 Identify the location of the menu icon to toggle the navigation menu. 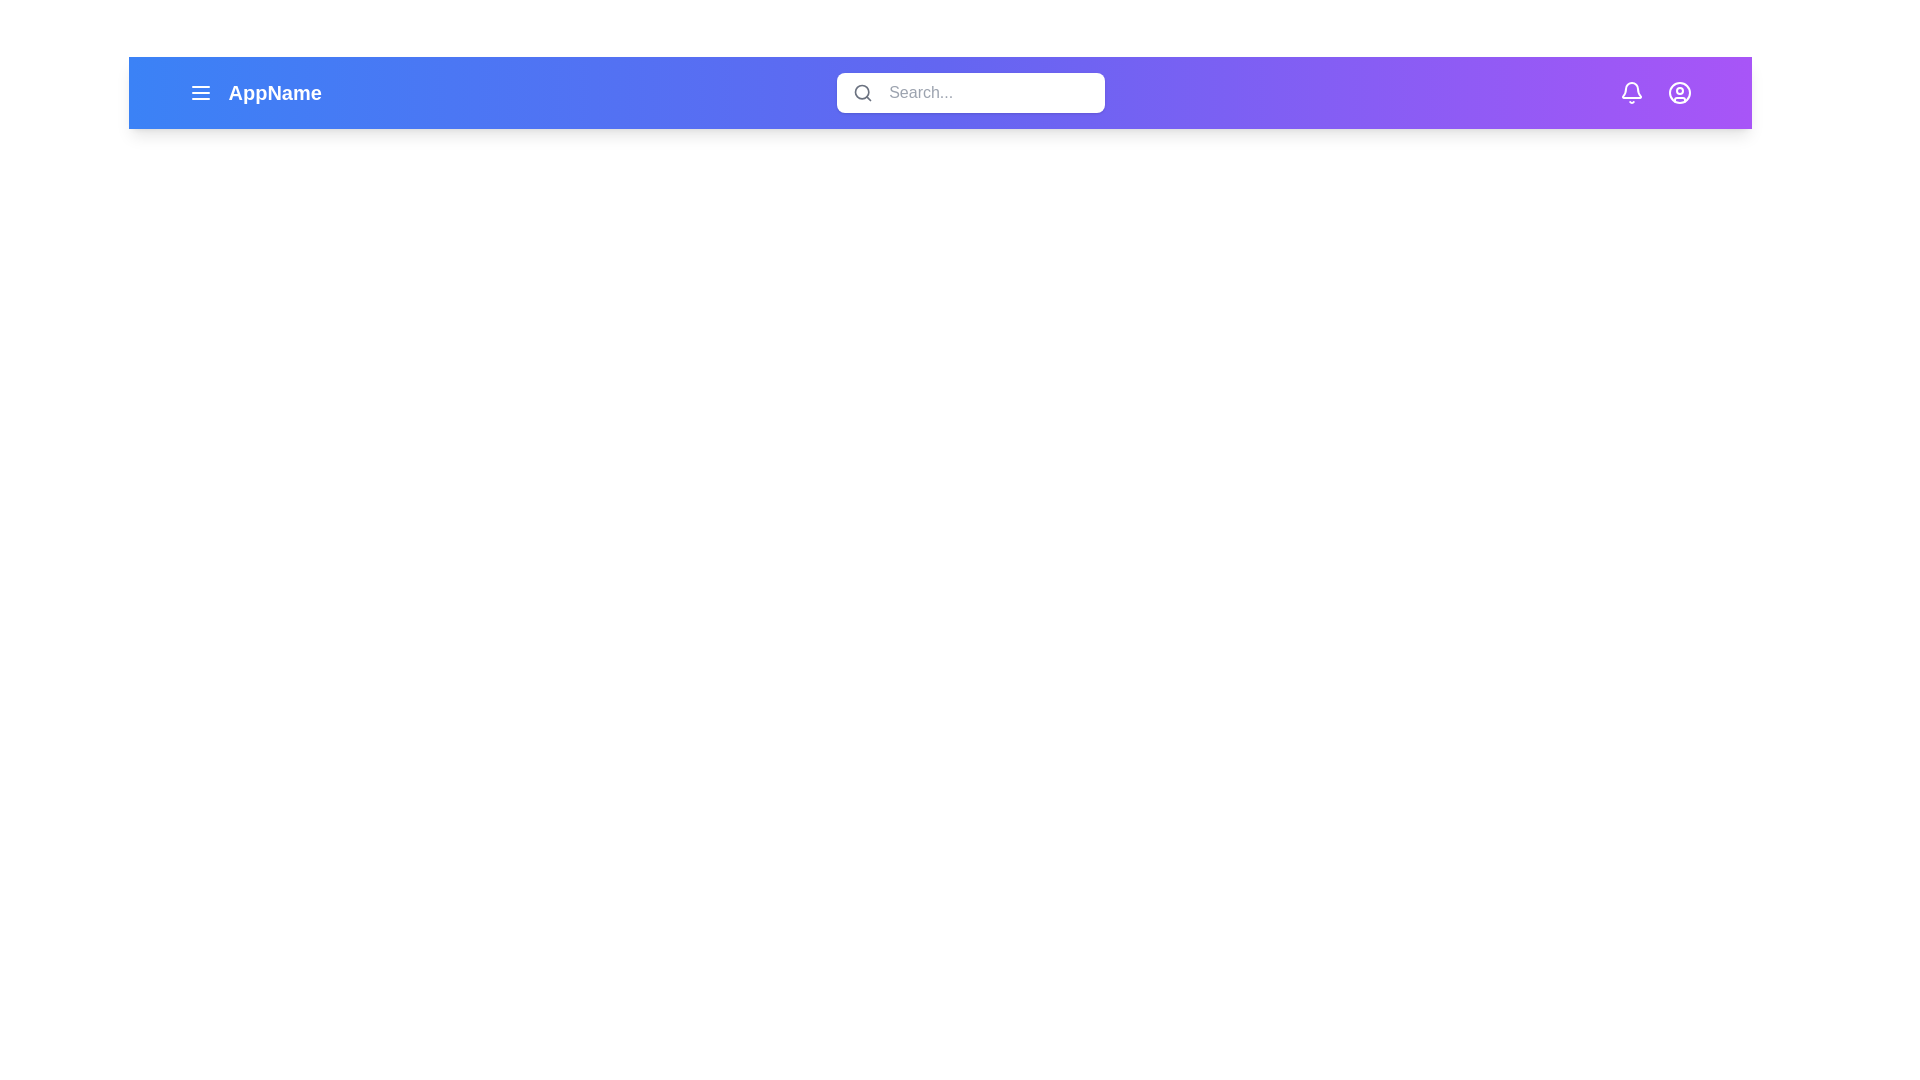
(200, 92).